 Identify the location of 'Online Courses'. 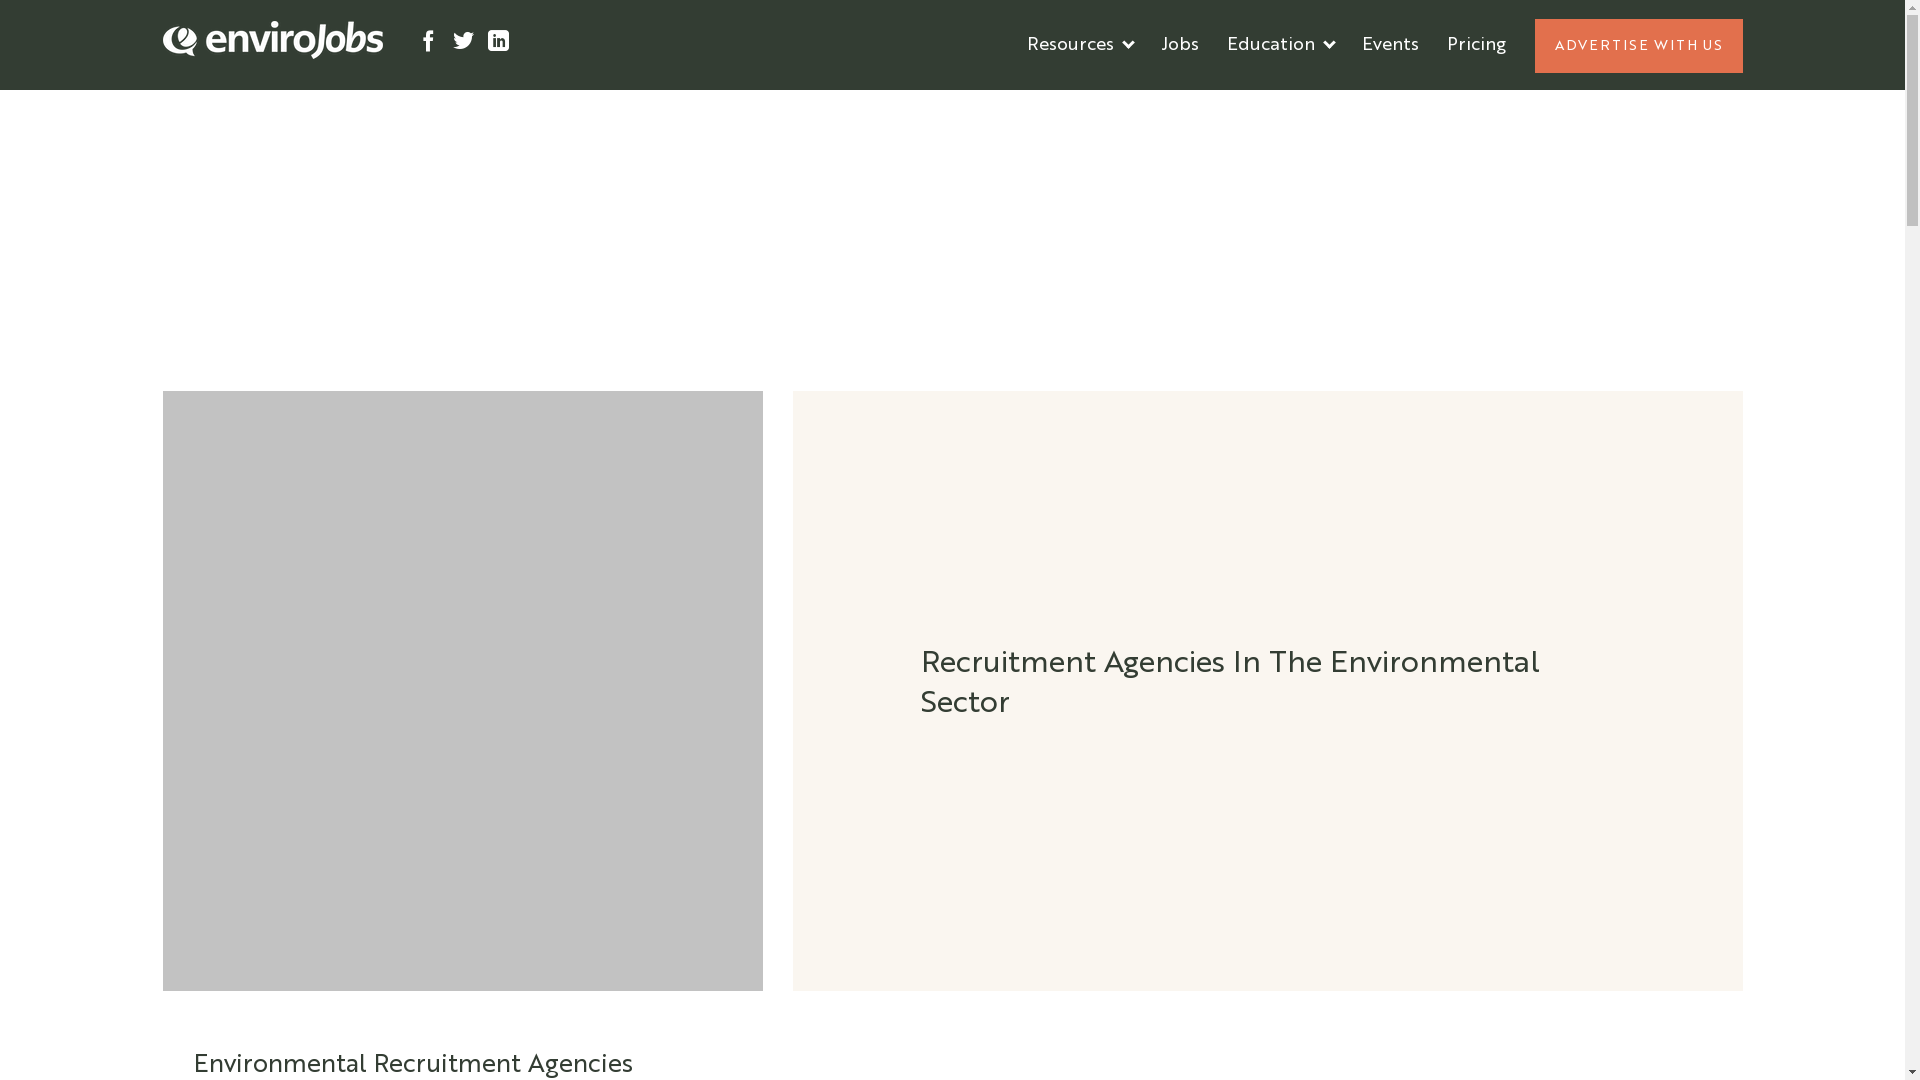
(1291, 105).